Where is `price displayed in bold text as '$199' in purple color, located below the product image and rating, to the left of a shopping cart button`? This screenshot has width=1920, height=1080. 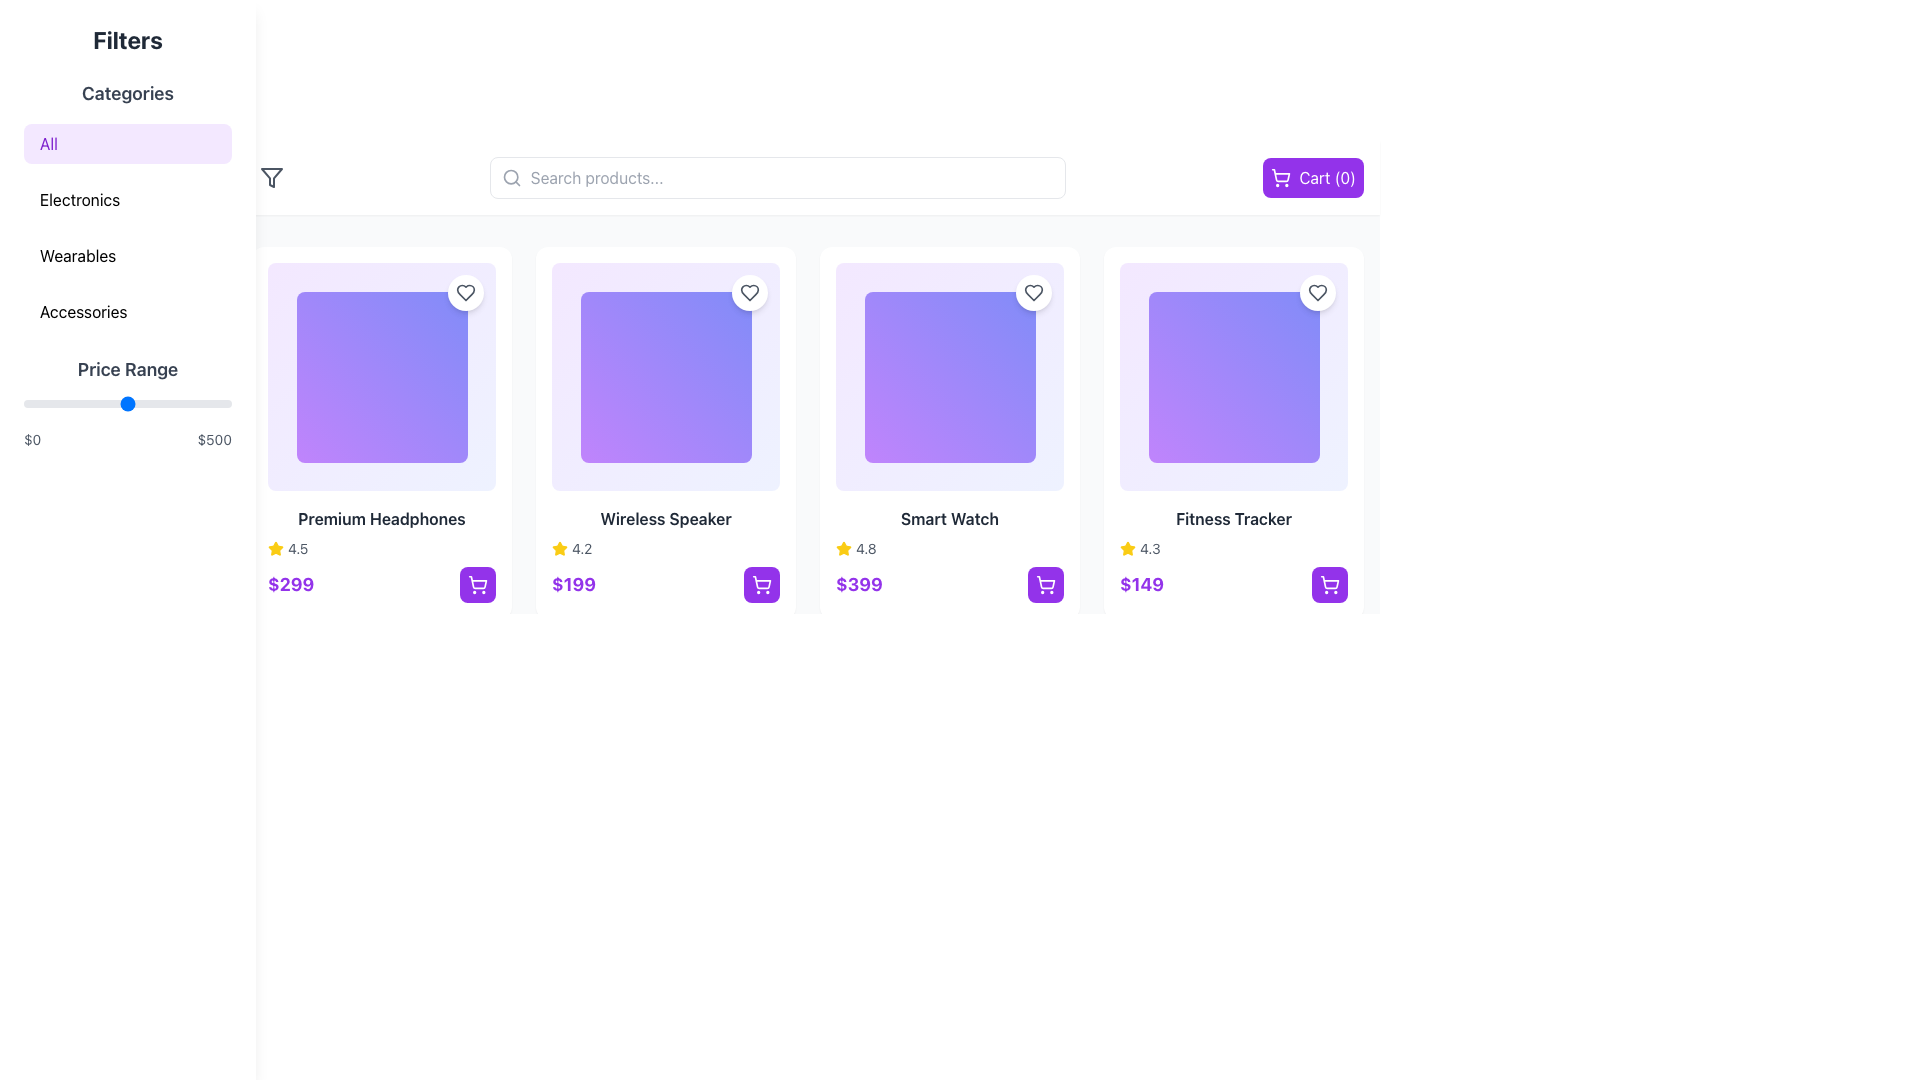 price displayed in bold text as '$199' in purple color, located below the product image and rating, to the left of a shopping cart button is located at coordinates (573, 585).